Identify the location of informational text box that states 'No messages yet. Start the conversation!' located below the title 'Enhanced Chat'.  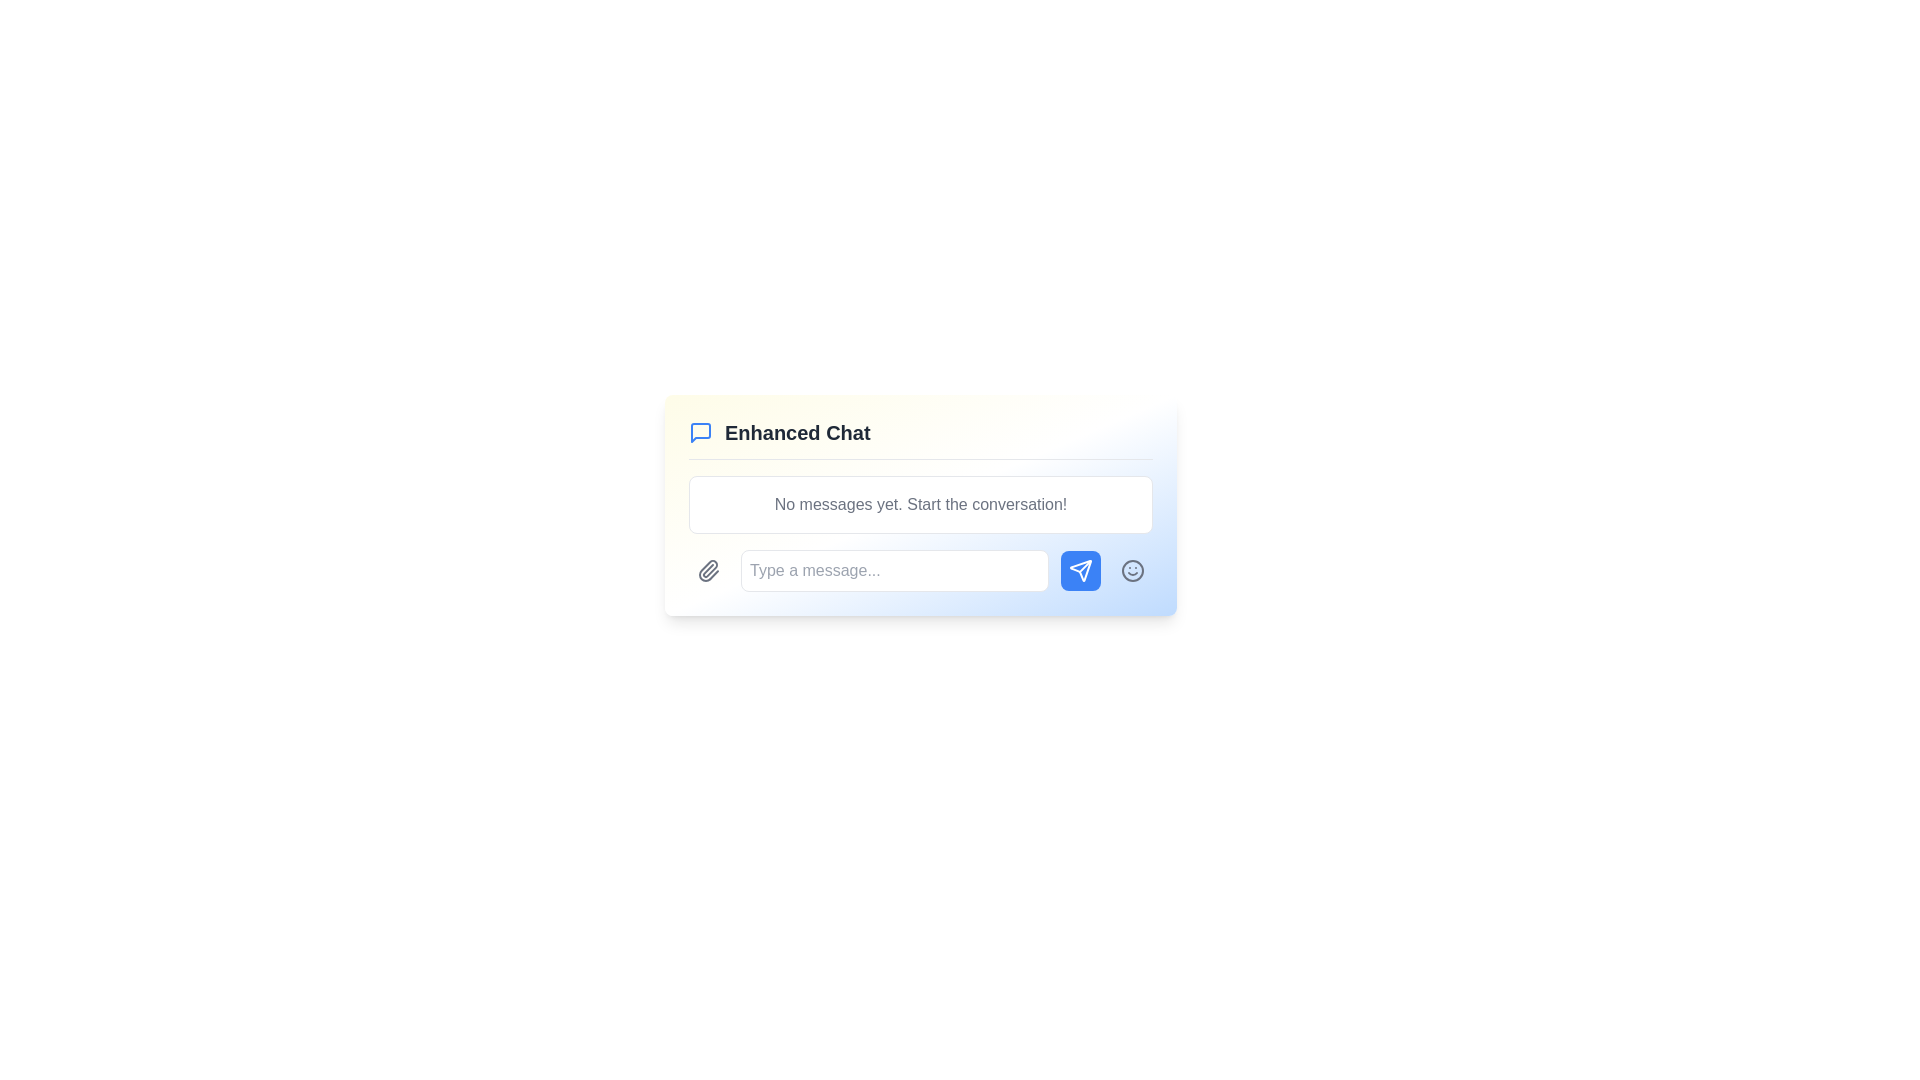
(920, 504).